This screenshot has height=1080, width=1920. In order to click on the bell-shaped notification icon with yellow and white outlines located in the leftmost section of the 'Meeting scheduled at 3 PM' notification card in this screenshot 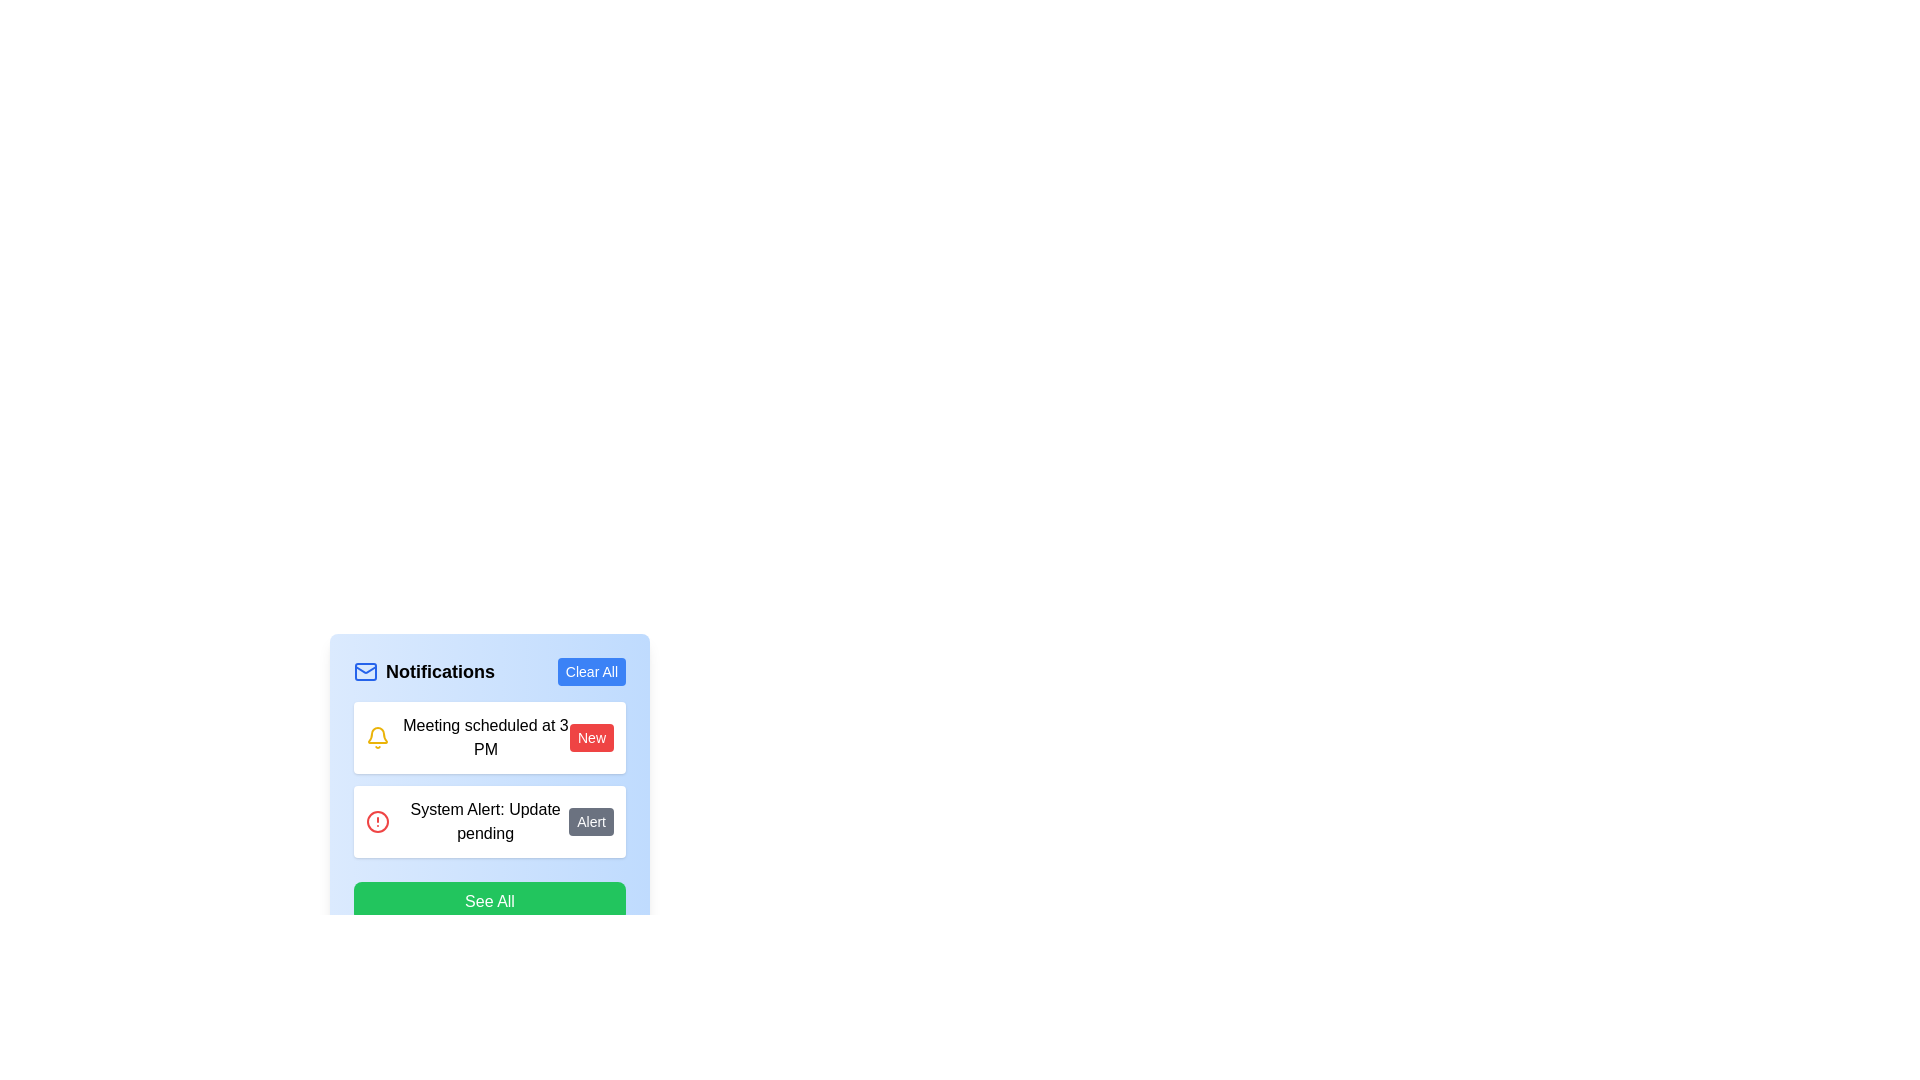, I will do `click(378, 737)`.